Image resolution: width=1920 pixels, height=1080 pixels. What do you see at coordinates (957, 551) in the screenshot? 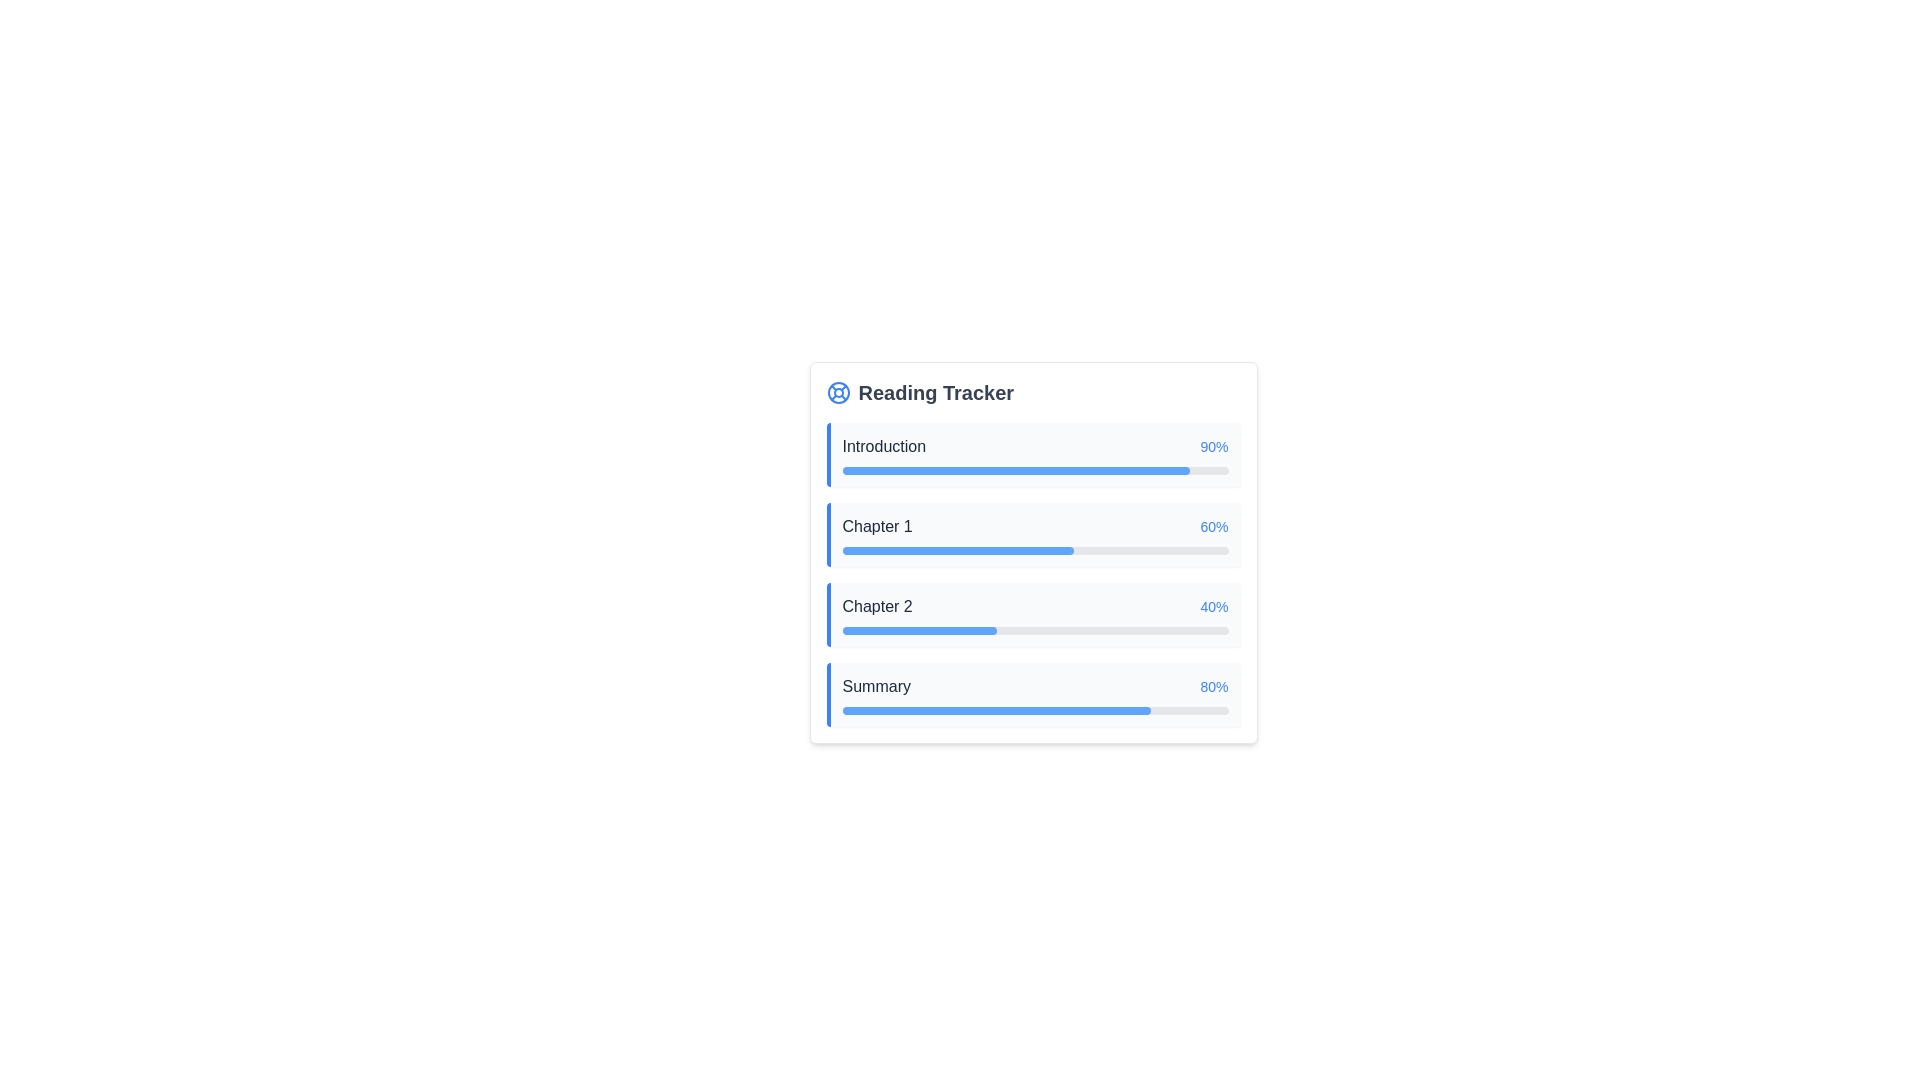
I see `the blue round-edged progress bar segment indicating completion for 'Chapter 1' in the tracker widget` at bounding box center [957, 551].